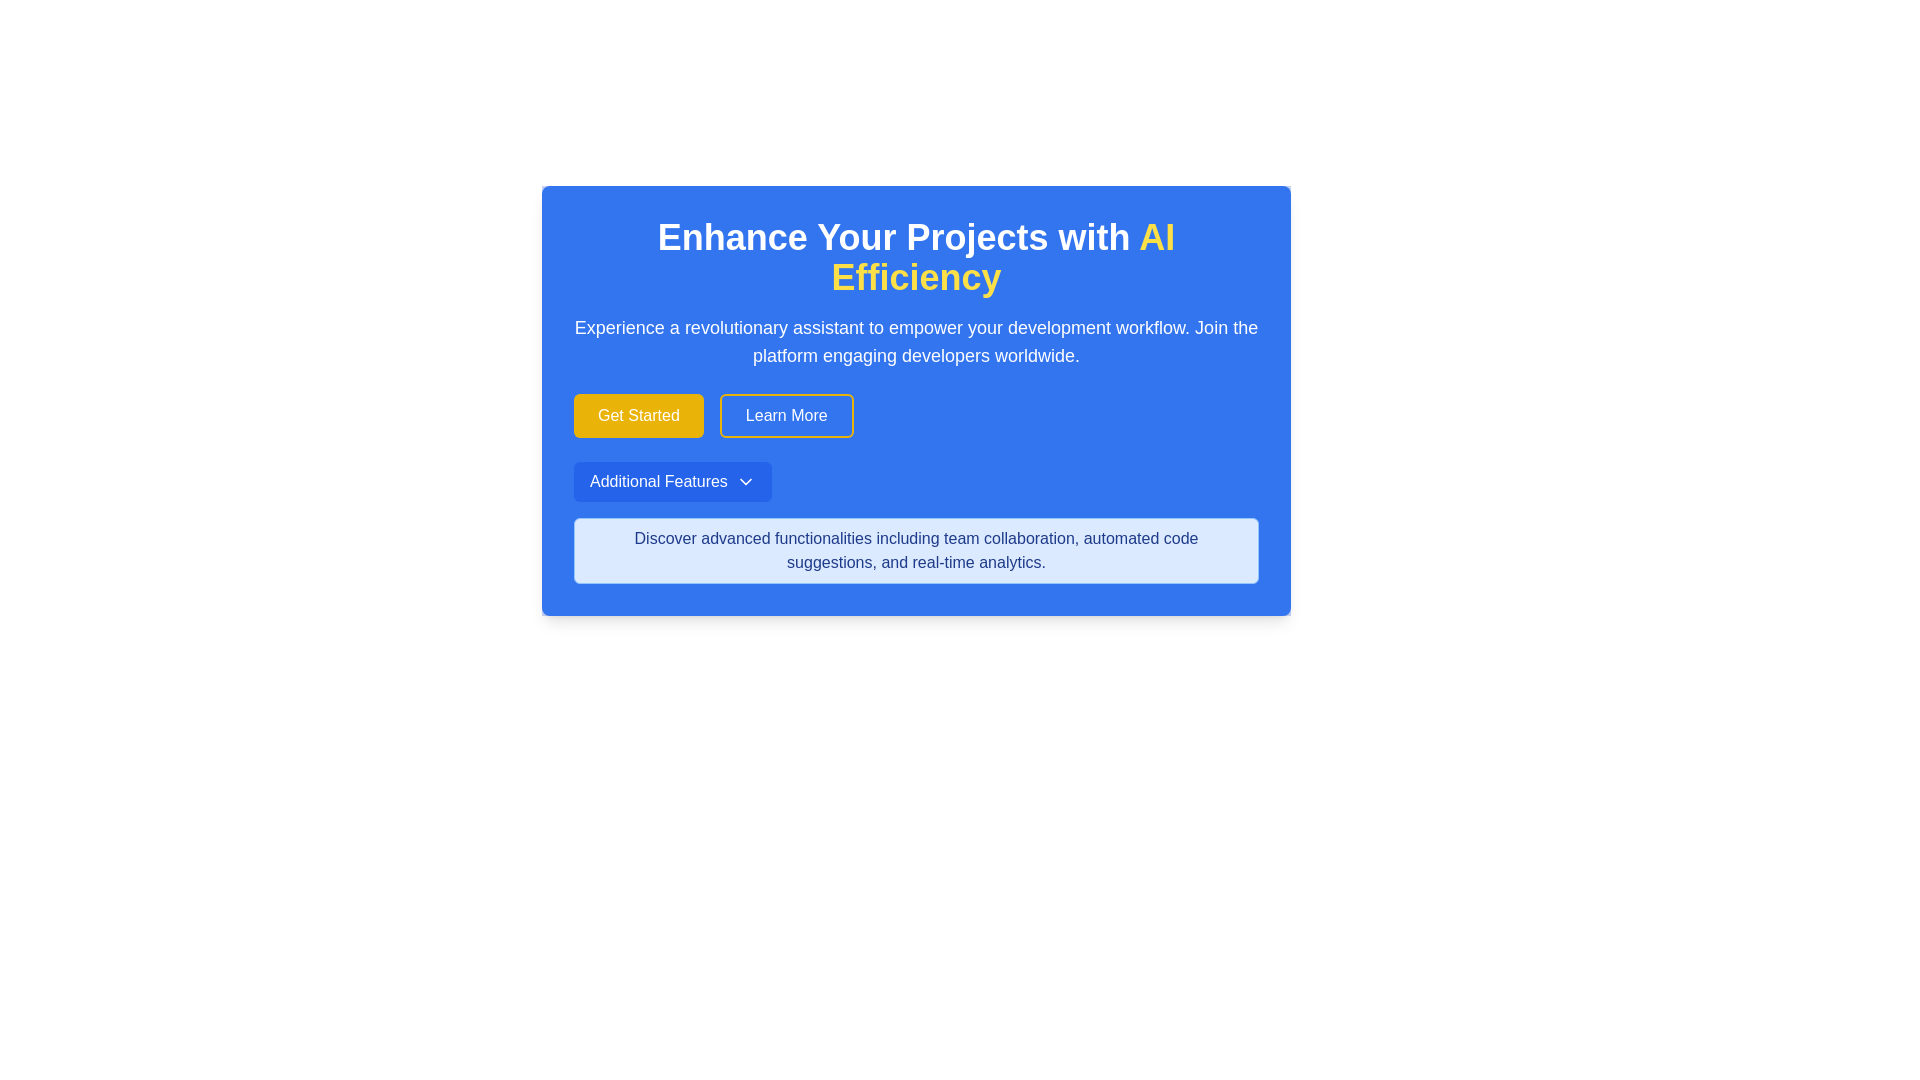 This screenshot has width=1920, height=1080. I want to click on the Text Display element located centrally beneath the headline 'Enhance Your Projects with AI Efficiency', which provides additional descriptive content about the platform's benefits and purpose, so click(915, 341).